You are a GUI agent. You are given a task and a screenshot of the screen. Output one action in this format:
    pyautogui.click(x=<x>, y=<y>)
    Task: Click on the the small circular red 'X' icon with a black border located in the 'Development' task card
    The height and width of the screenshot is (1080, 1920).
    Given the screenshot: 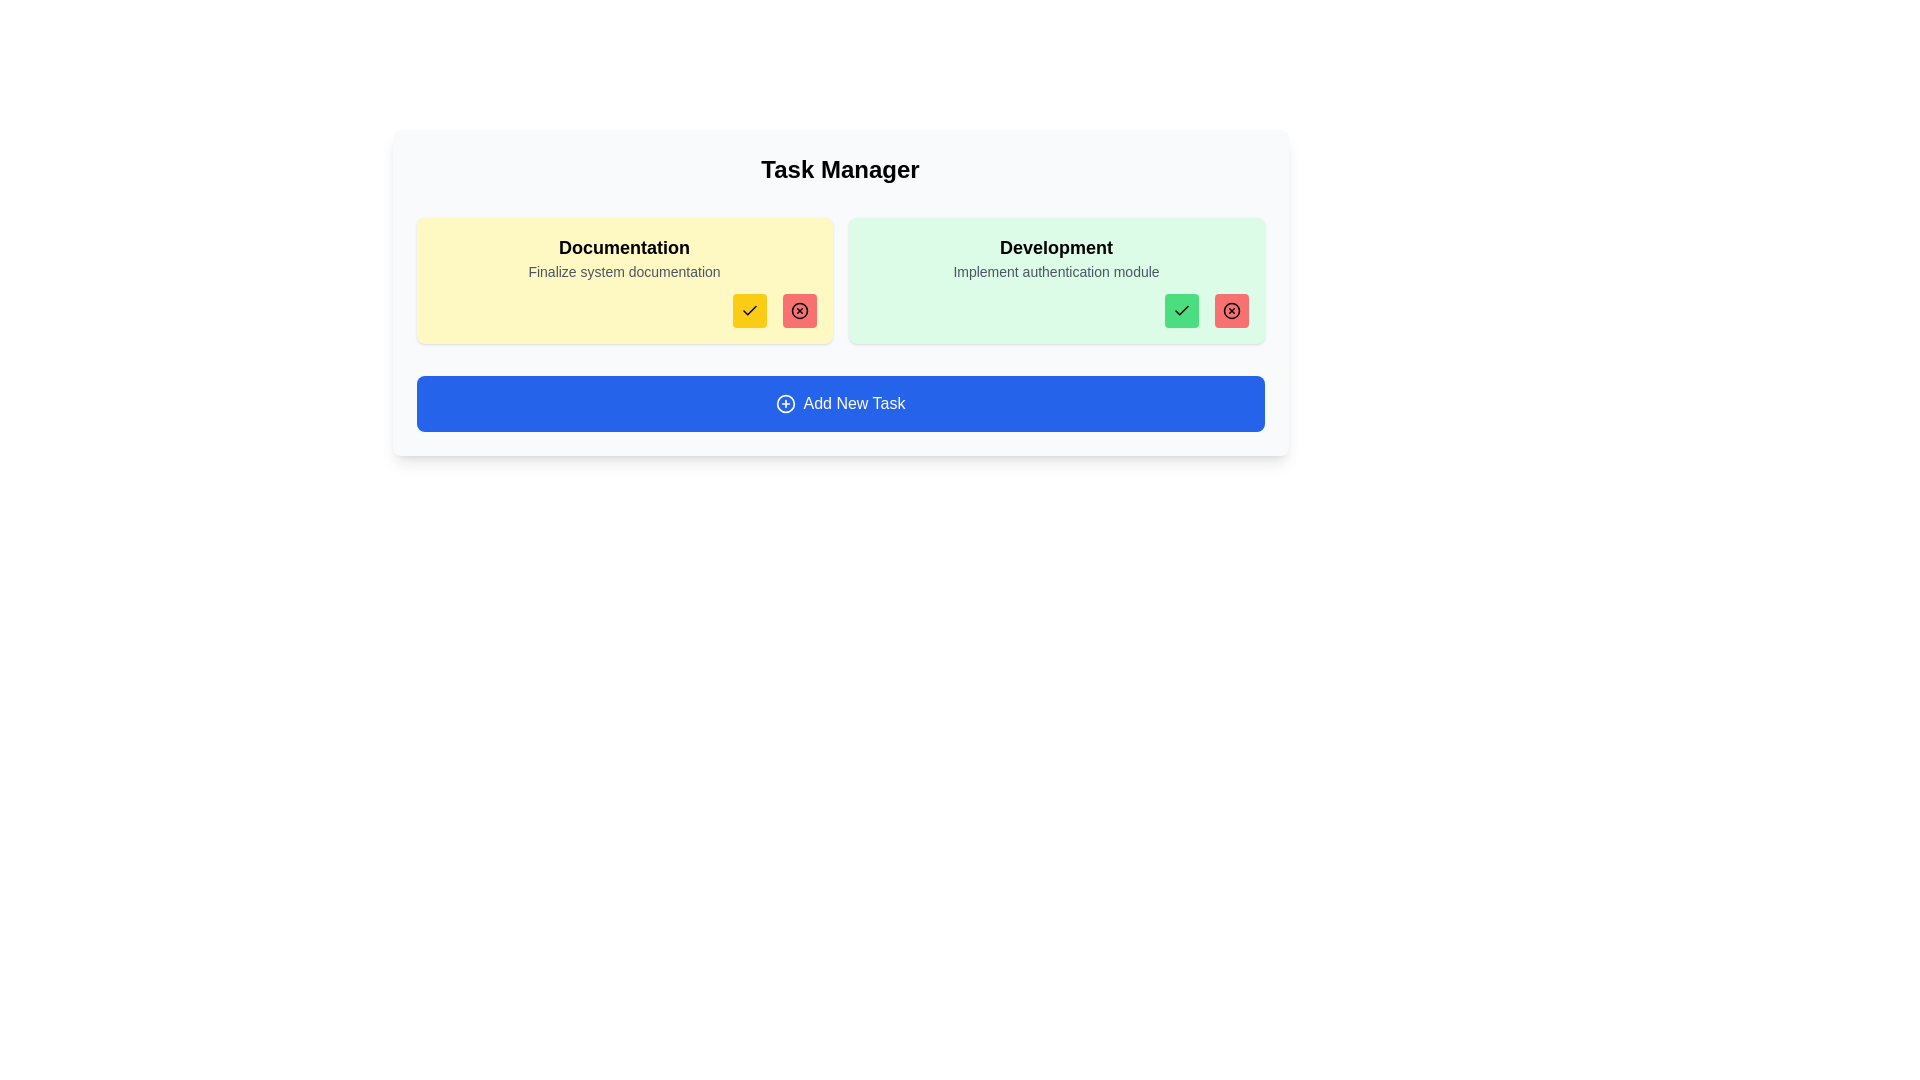 What is the action you would take?
    pyautogui.click(x=1230, y=311)
    